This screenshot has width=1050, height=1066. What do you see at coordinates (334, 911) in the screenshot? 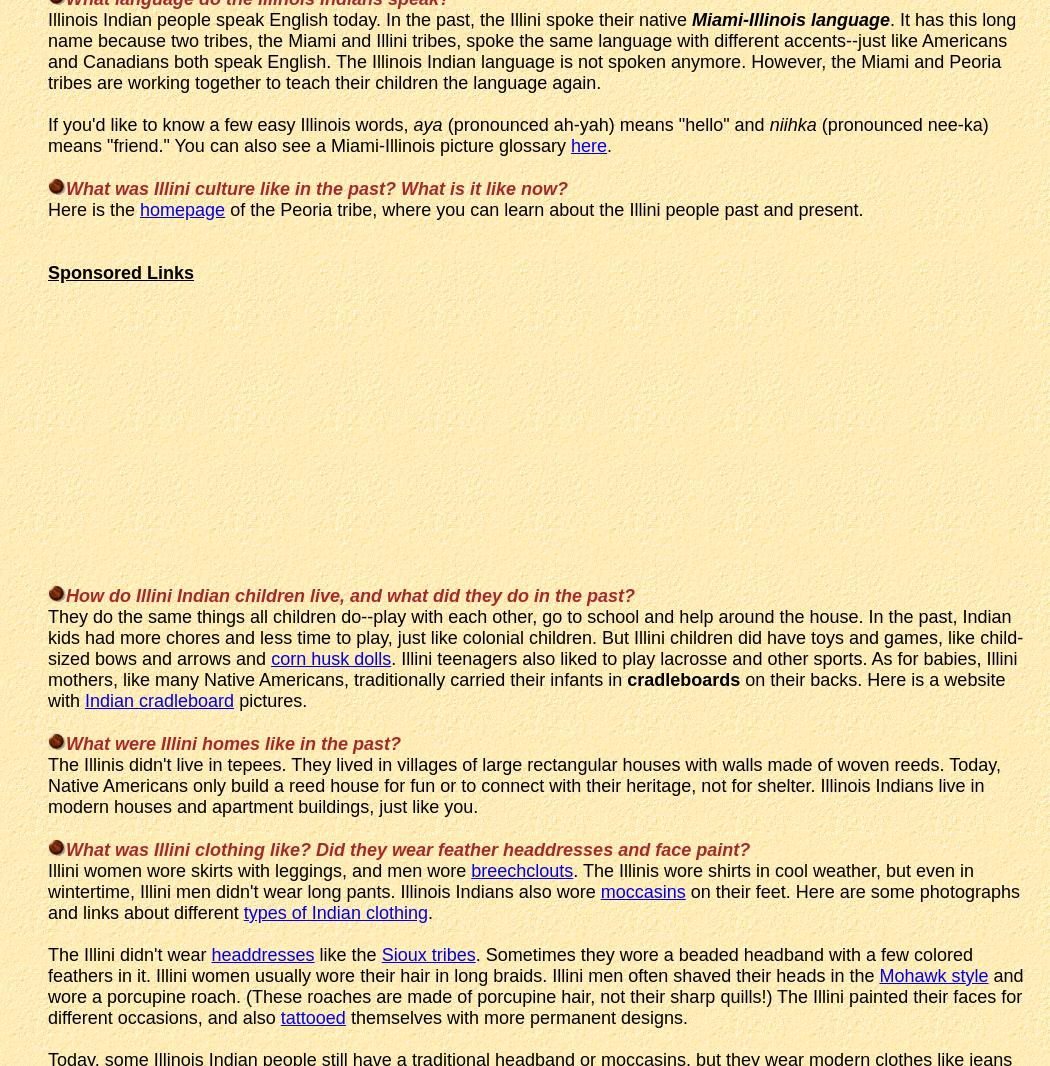
I see `'types of Indian clothing'` at bounding box center [334, 911].